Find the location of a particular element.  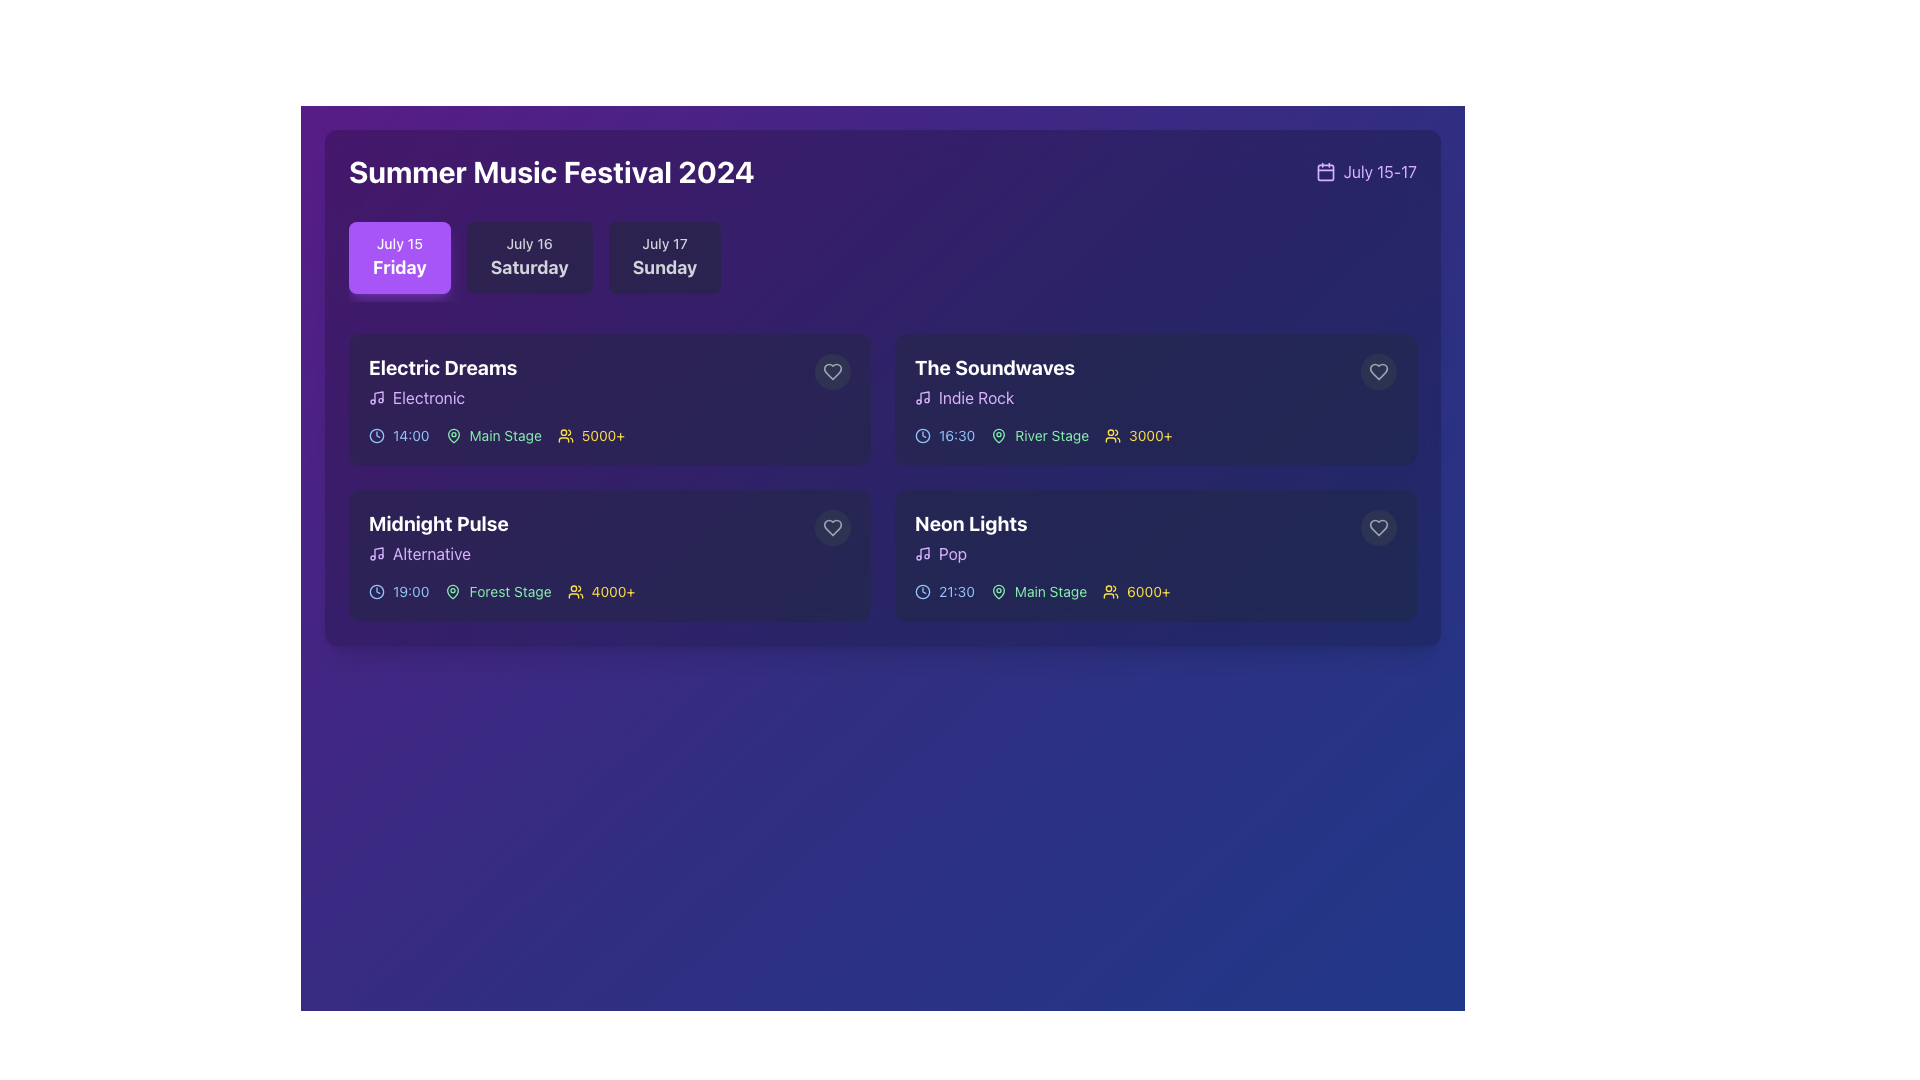

the map pin icon with a green outline located to the left of the 'Forest Stage' text in the details section of the 'Midnight Pulse' event card is located at coordinates (452, 590).